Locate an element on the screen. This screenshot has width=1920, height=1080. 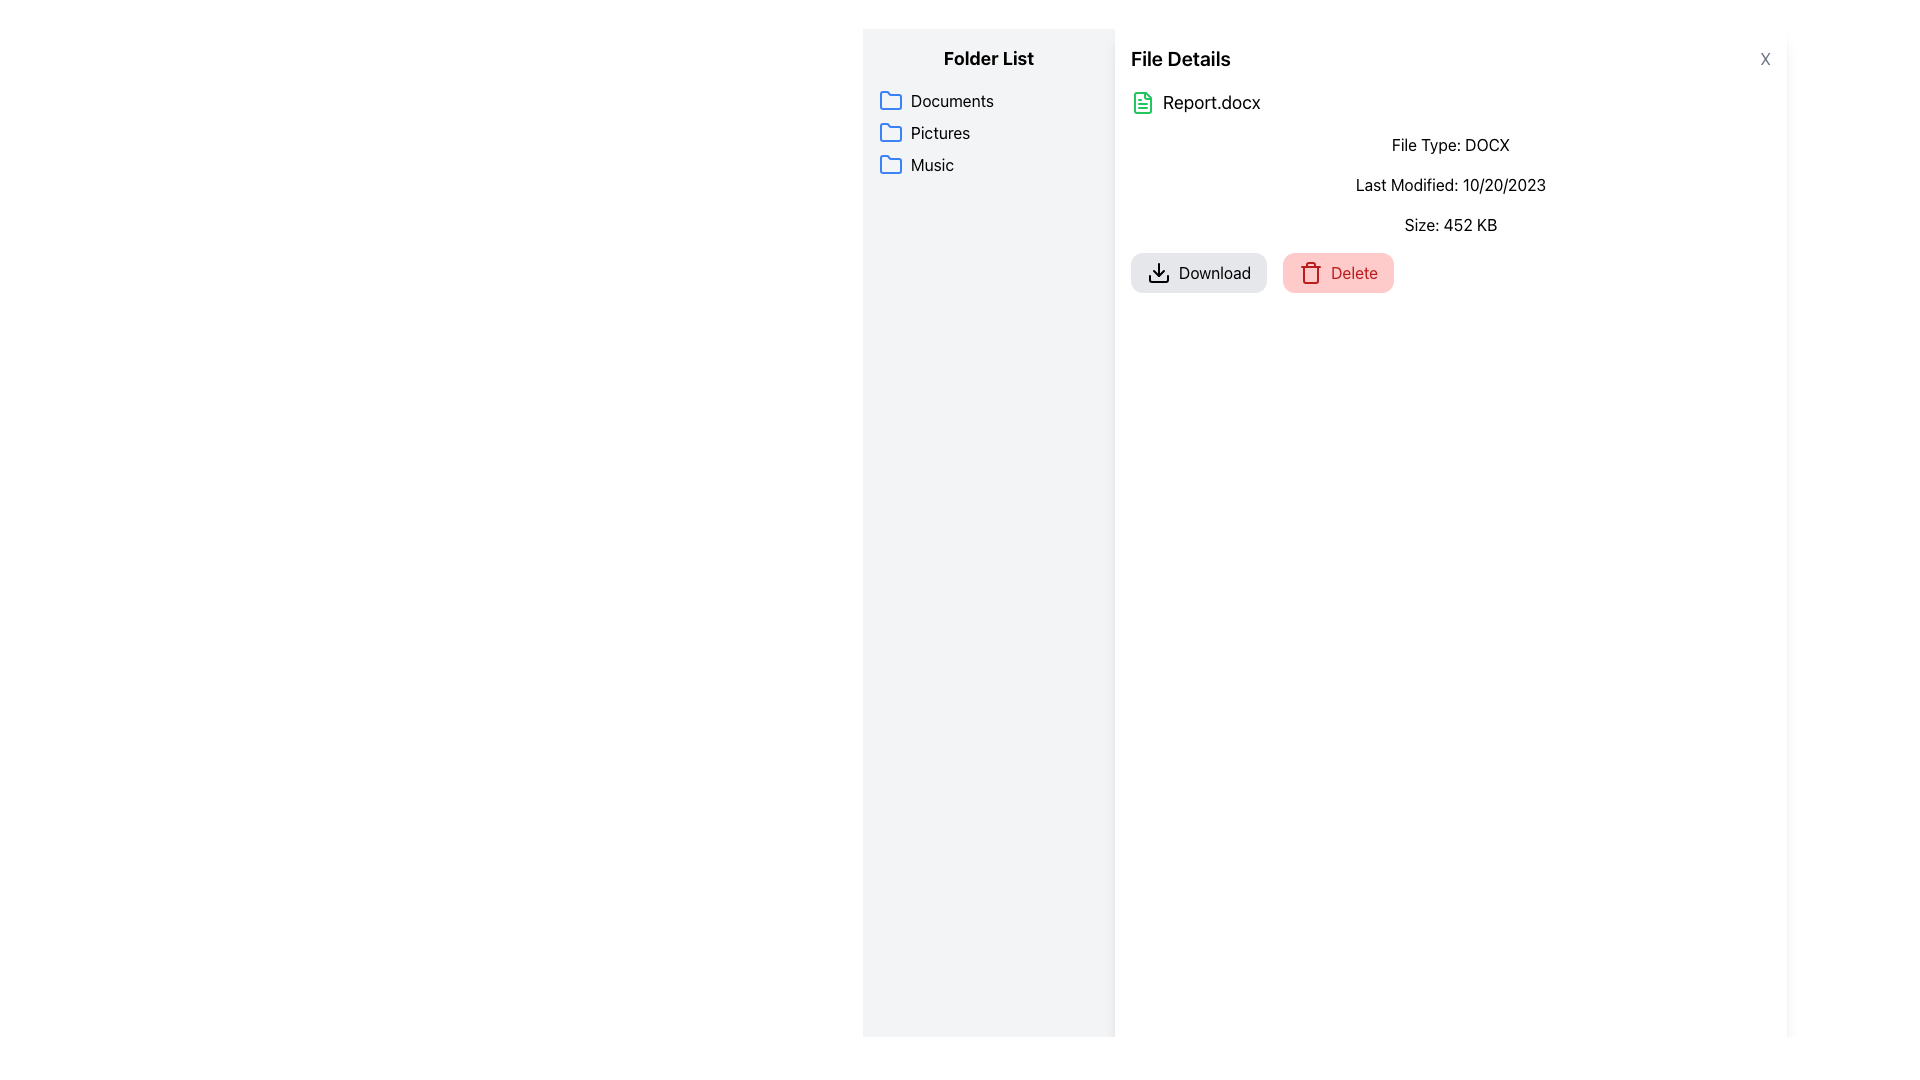
the text label displaying 'Size: 452 KB' located in the 'File Details' section, below the 'Last Modified' text is located at coordinates (1450, 224).